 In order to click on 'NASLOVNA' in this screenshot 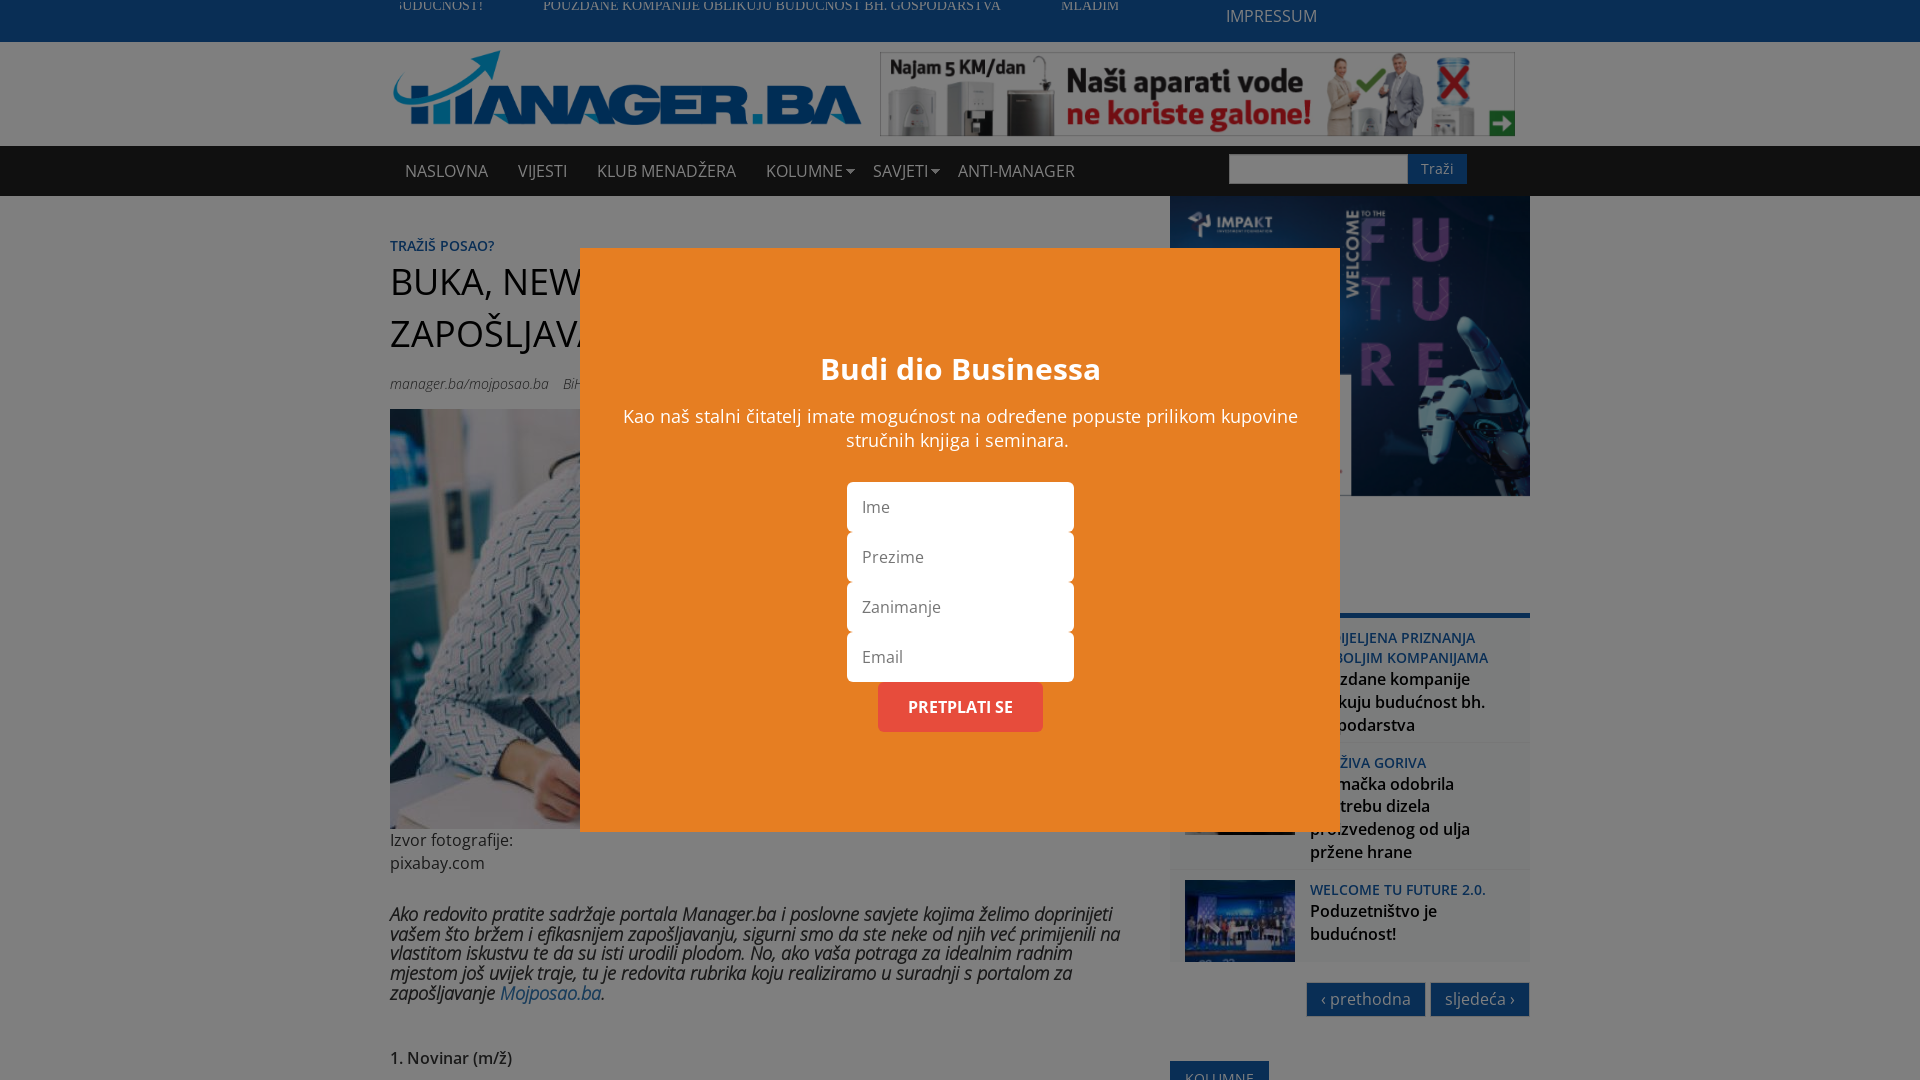, I will do `click(445, 169)`.